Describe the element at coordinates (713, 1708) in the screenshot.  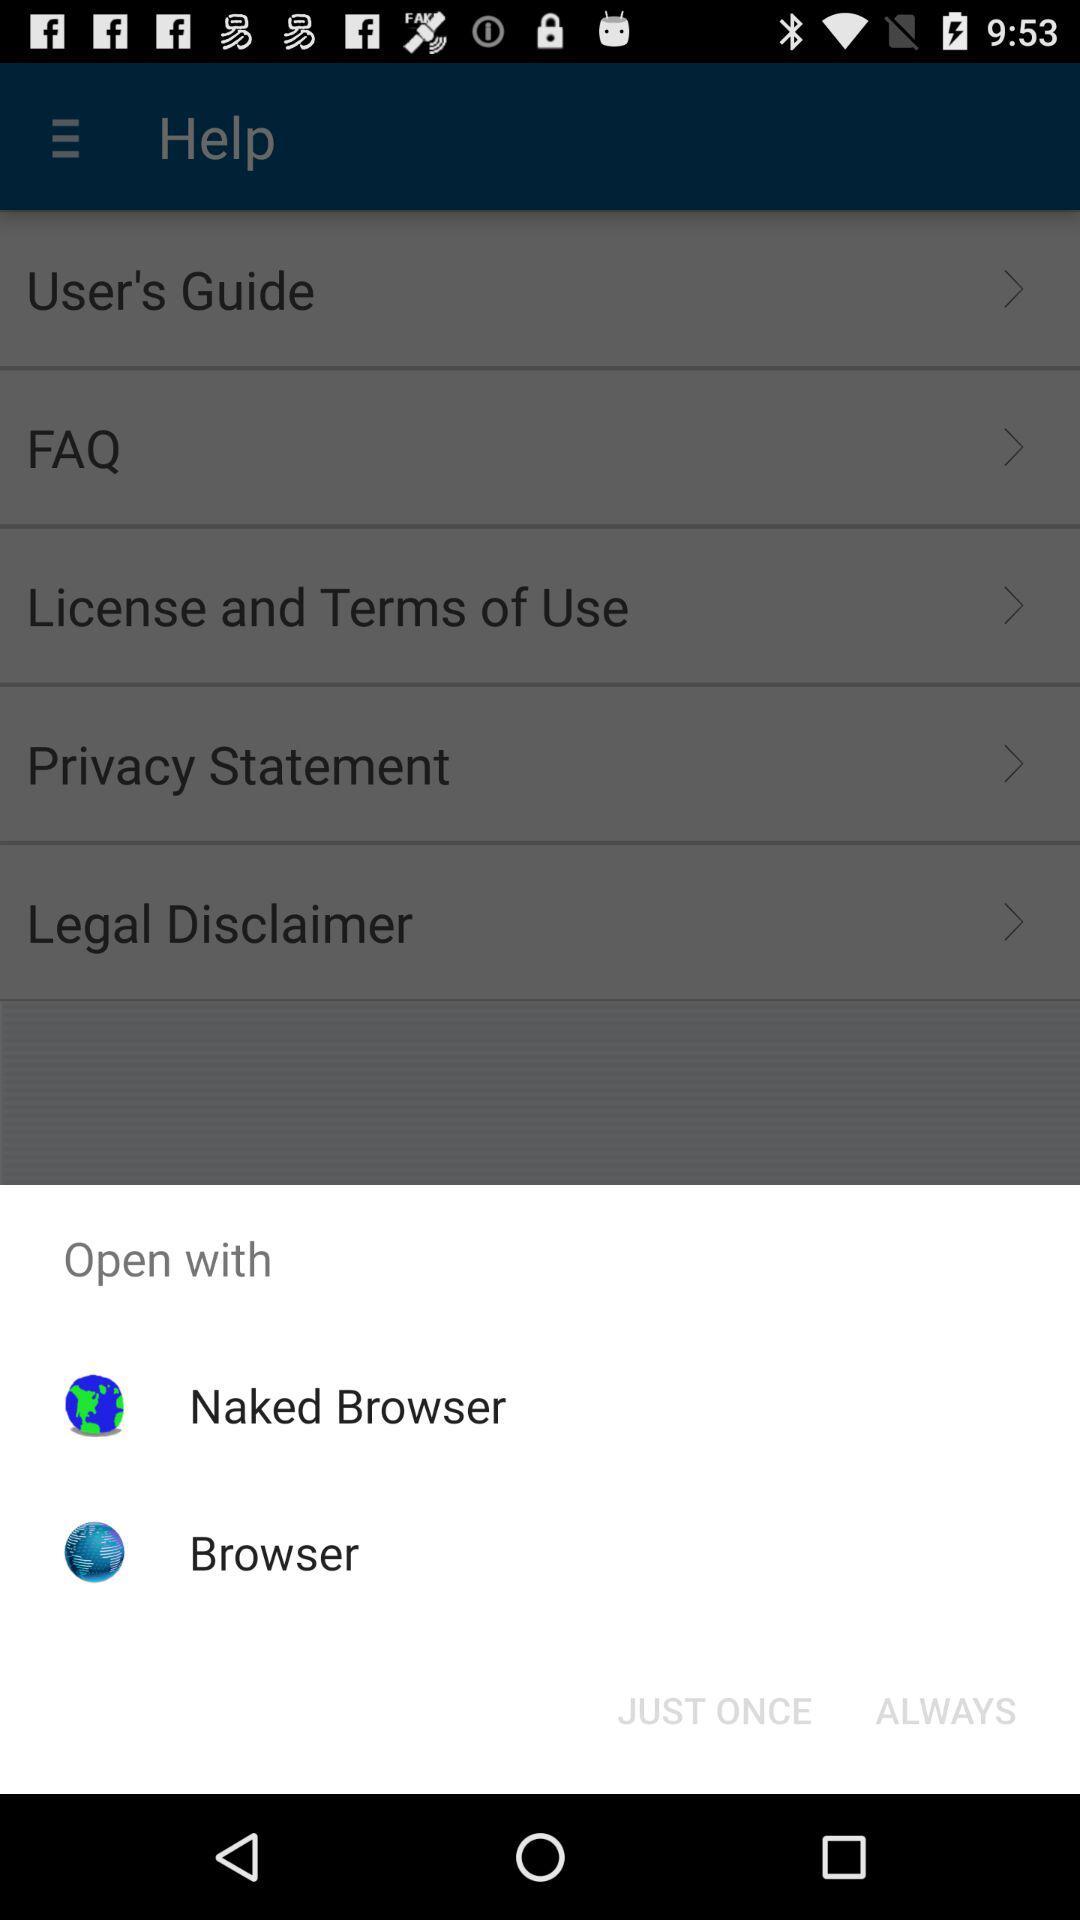
I see `button to the left of always button` at that location.